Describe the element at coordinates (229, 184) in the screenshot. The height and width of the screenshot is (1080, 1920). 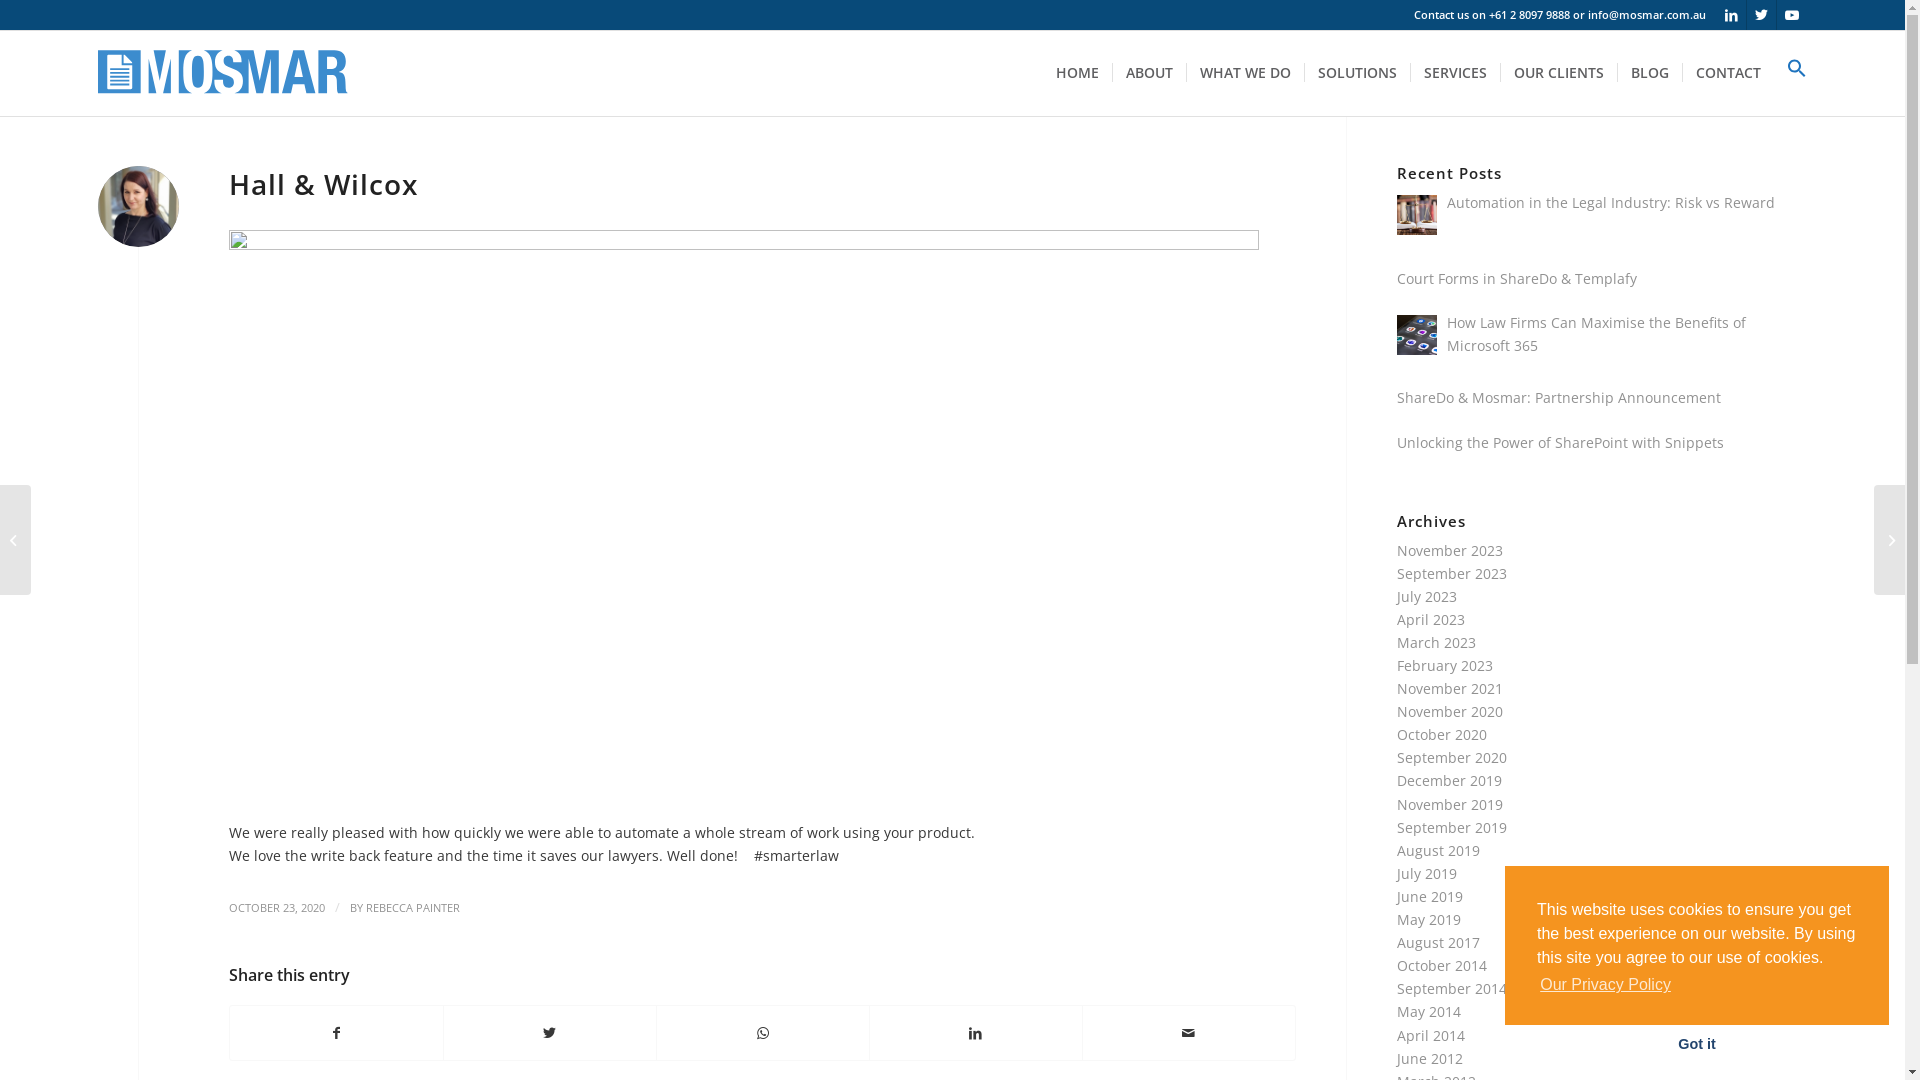
I see `'Hall & Wilcox'` at that location.